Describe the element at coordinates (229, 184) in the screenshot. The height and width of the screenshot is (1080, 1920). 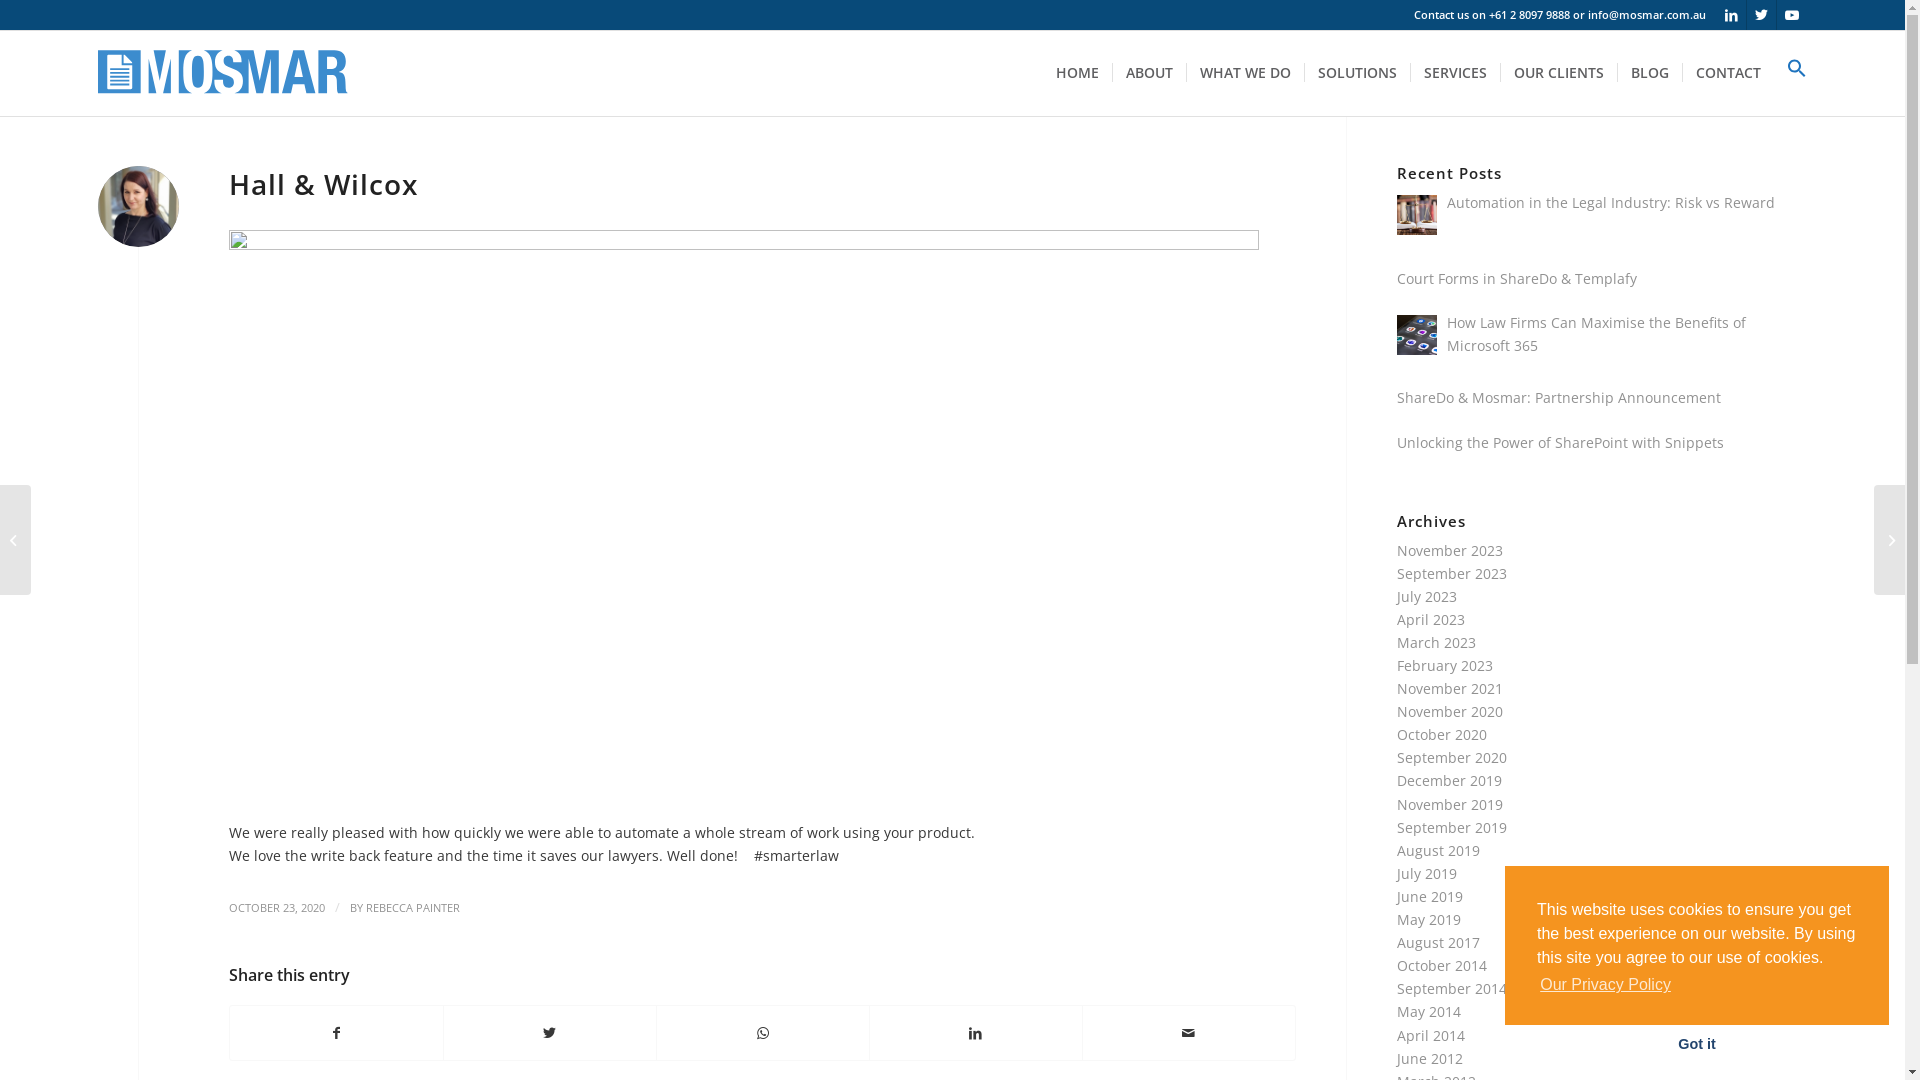
I see `'Hall & Wilcox'` at that location.